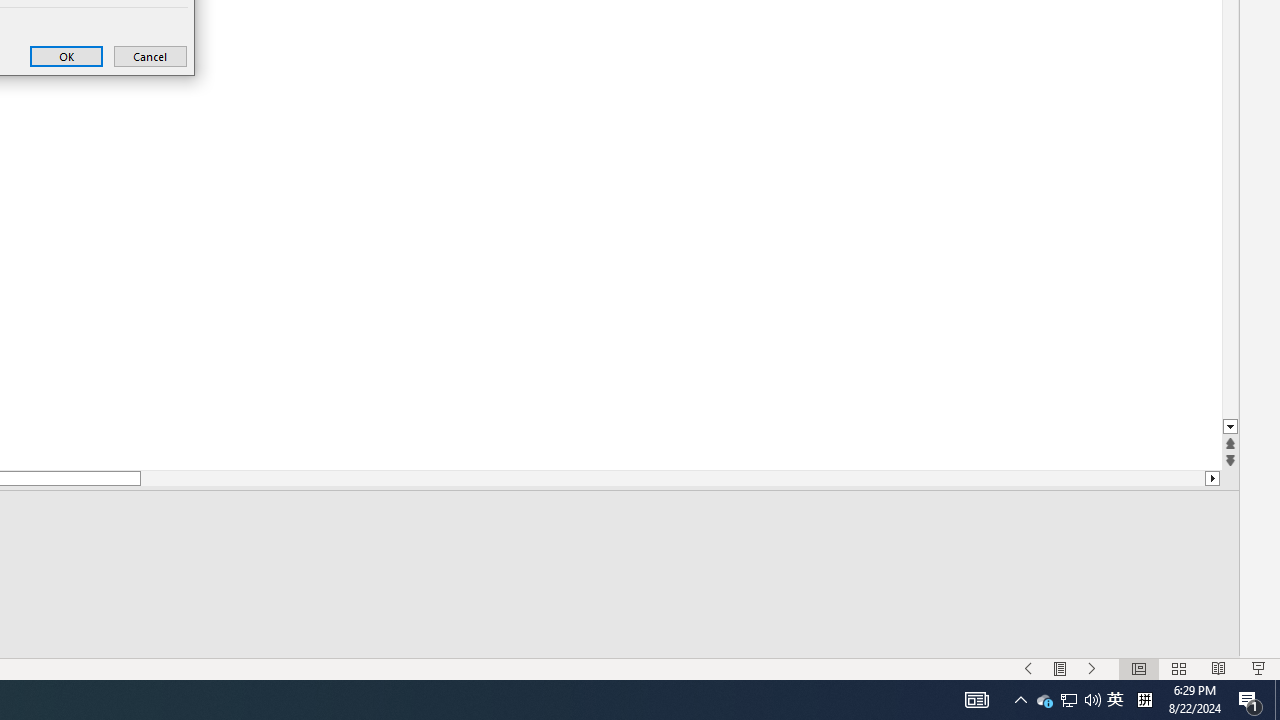 The height and width of the screenshot is (720, 1280). I want to click on 'Slide Show Previous On', so click(1028, 669).